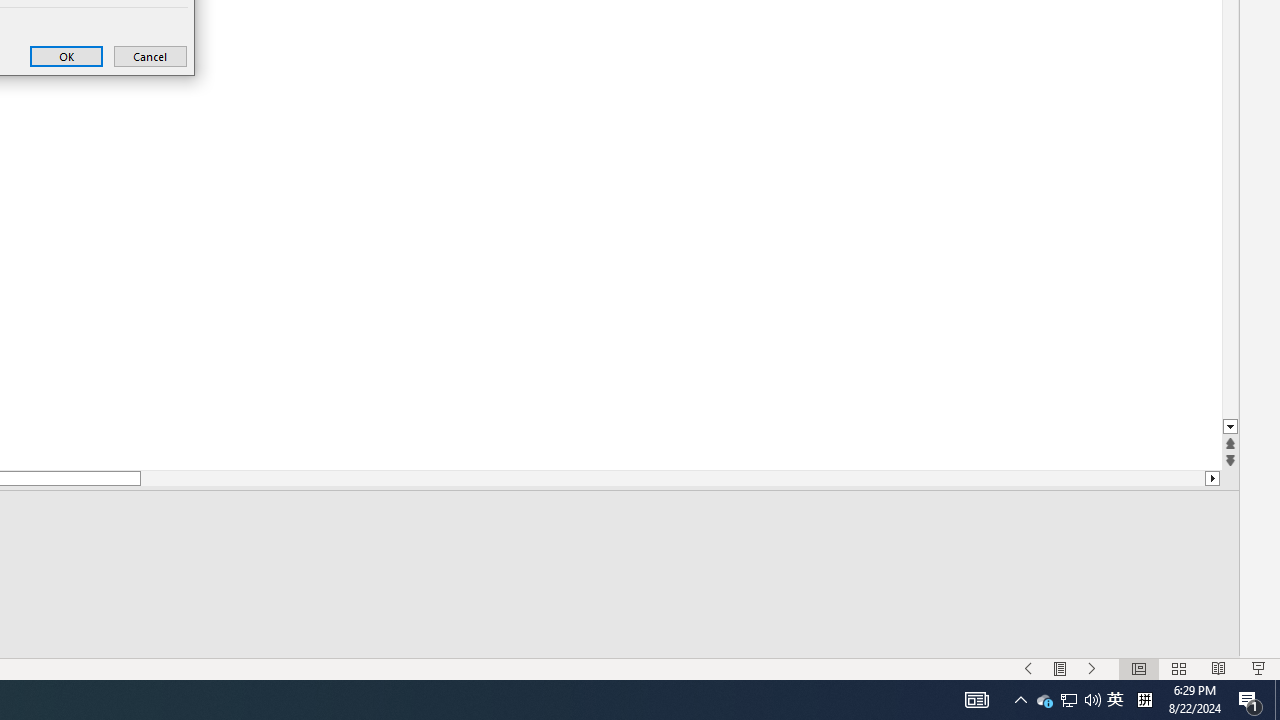 The height and width of the screenshot is (720, 1280). I want to click on 'Slide Show Previous On', so click(1028, 669).